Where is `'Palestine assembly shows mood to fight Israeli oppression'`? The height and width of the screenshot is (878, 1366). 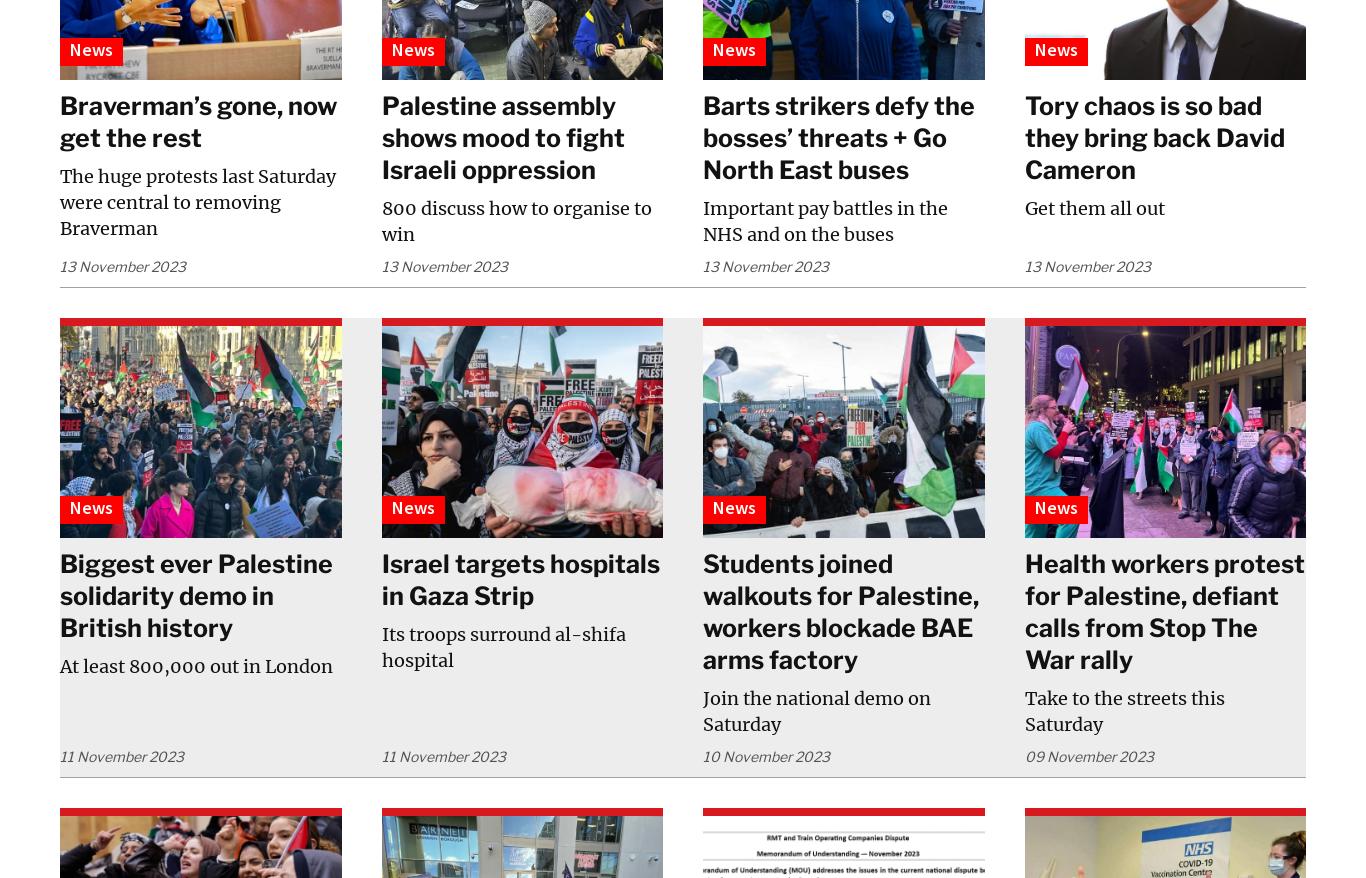 'Palestine assembly shows mood to fight Israeli oppression' is located at coordinates (379, 138).